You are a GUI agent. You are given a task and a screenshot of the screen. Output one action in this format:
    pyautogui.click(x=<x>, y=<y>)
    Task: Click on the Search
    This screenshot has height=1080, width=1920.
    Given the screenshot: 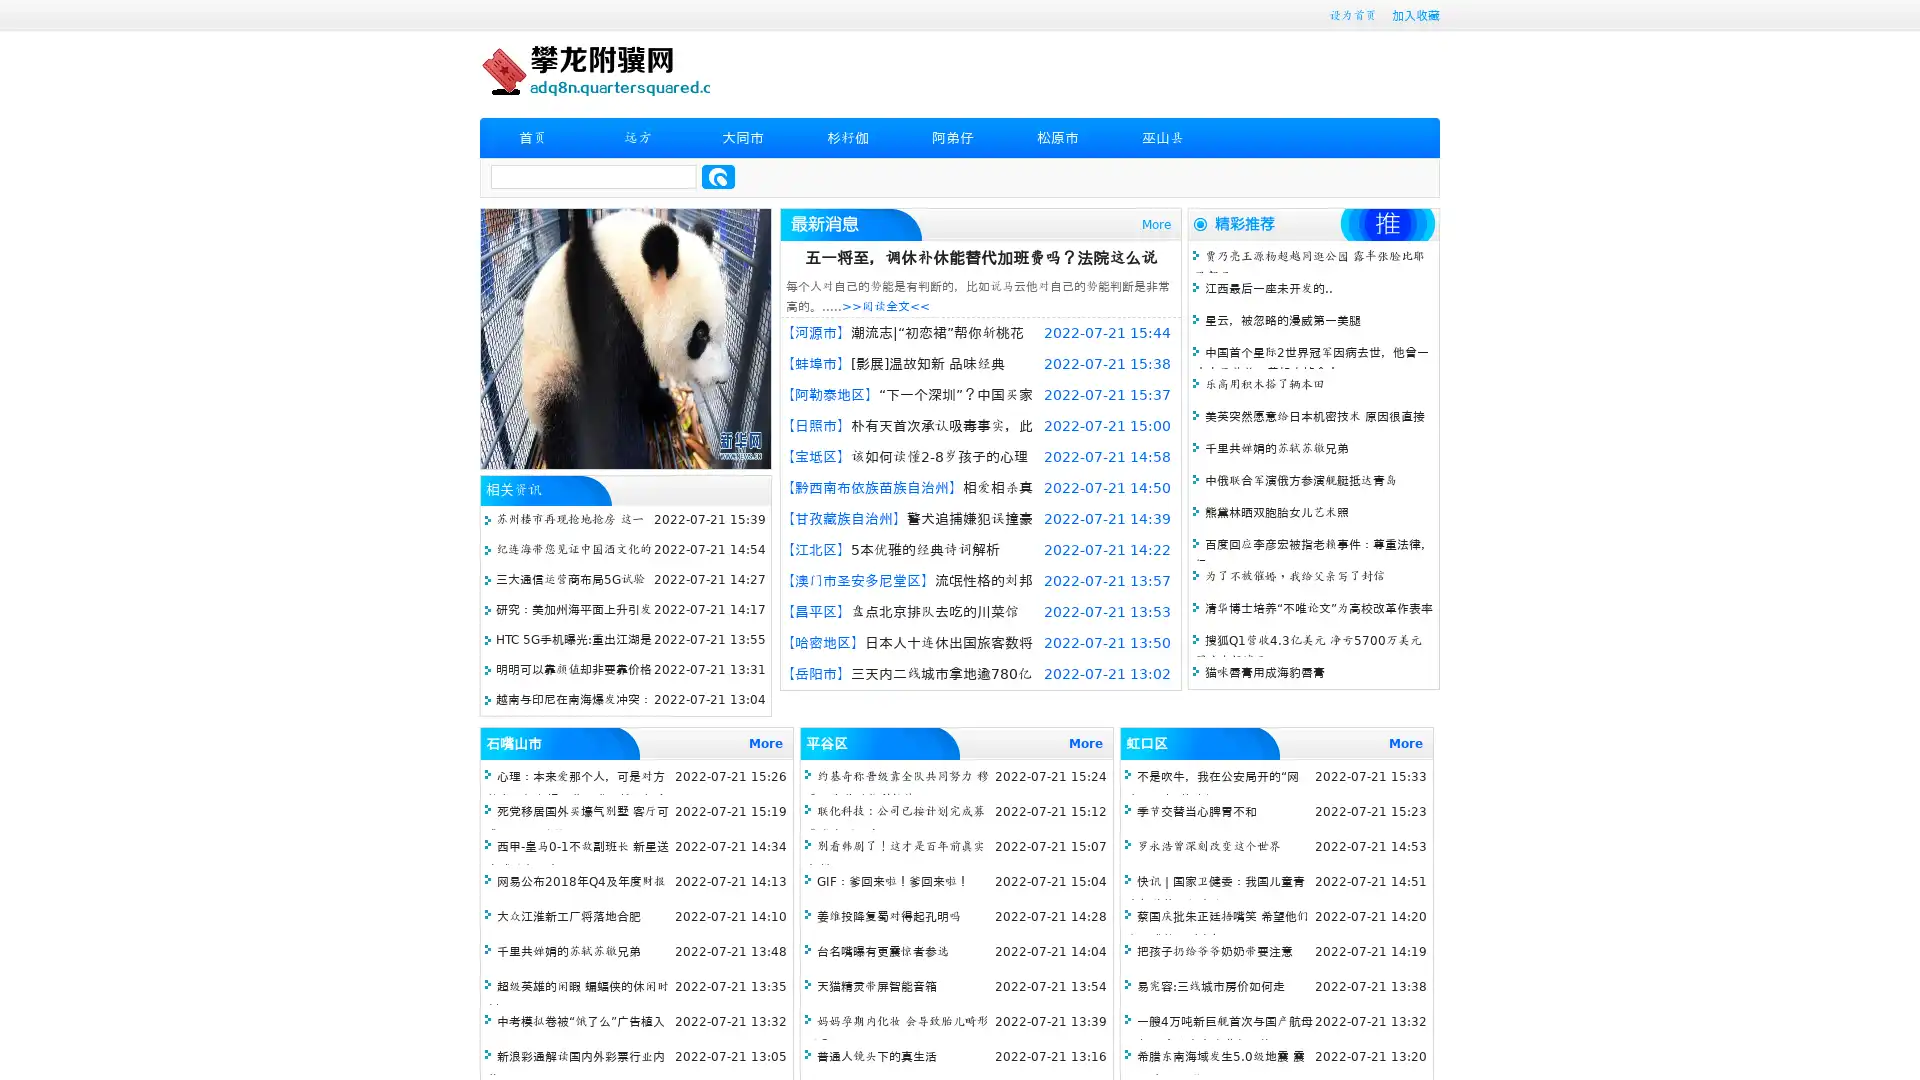 What is the action you would take?
    pyautogui.click(x=718, y=176)
    